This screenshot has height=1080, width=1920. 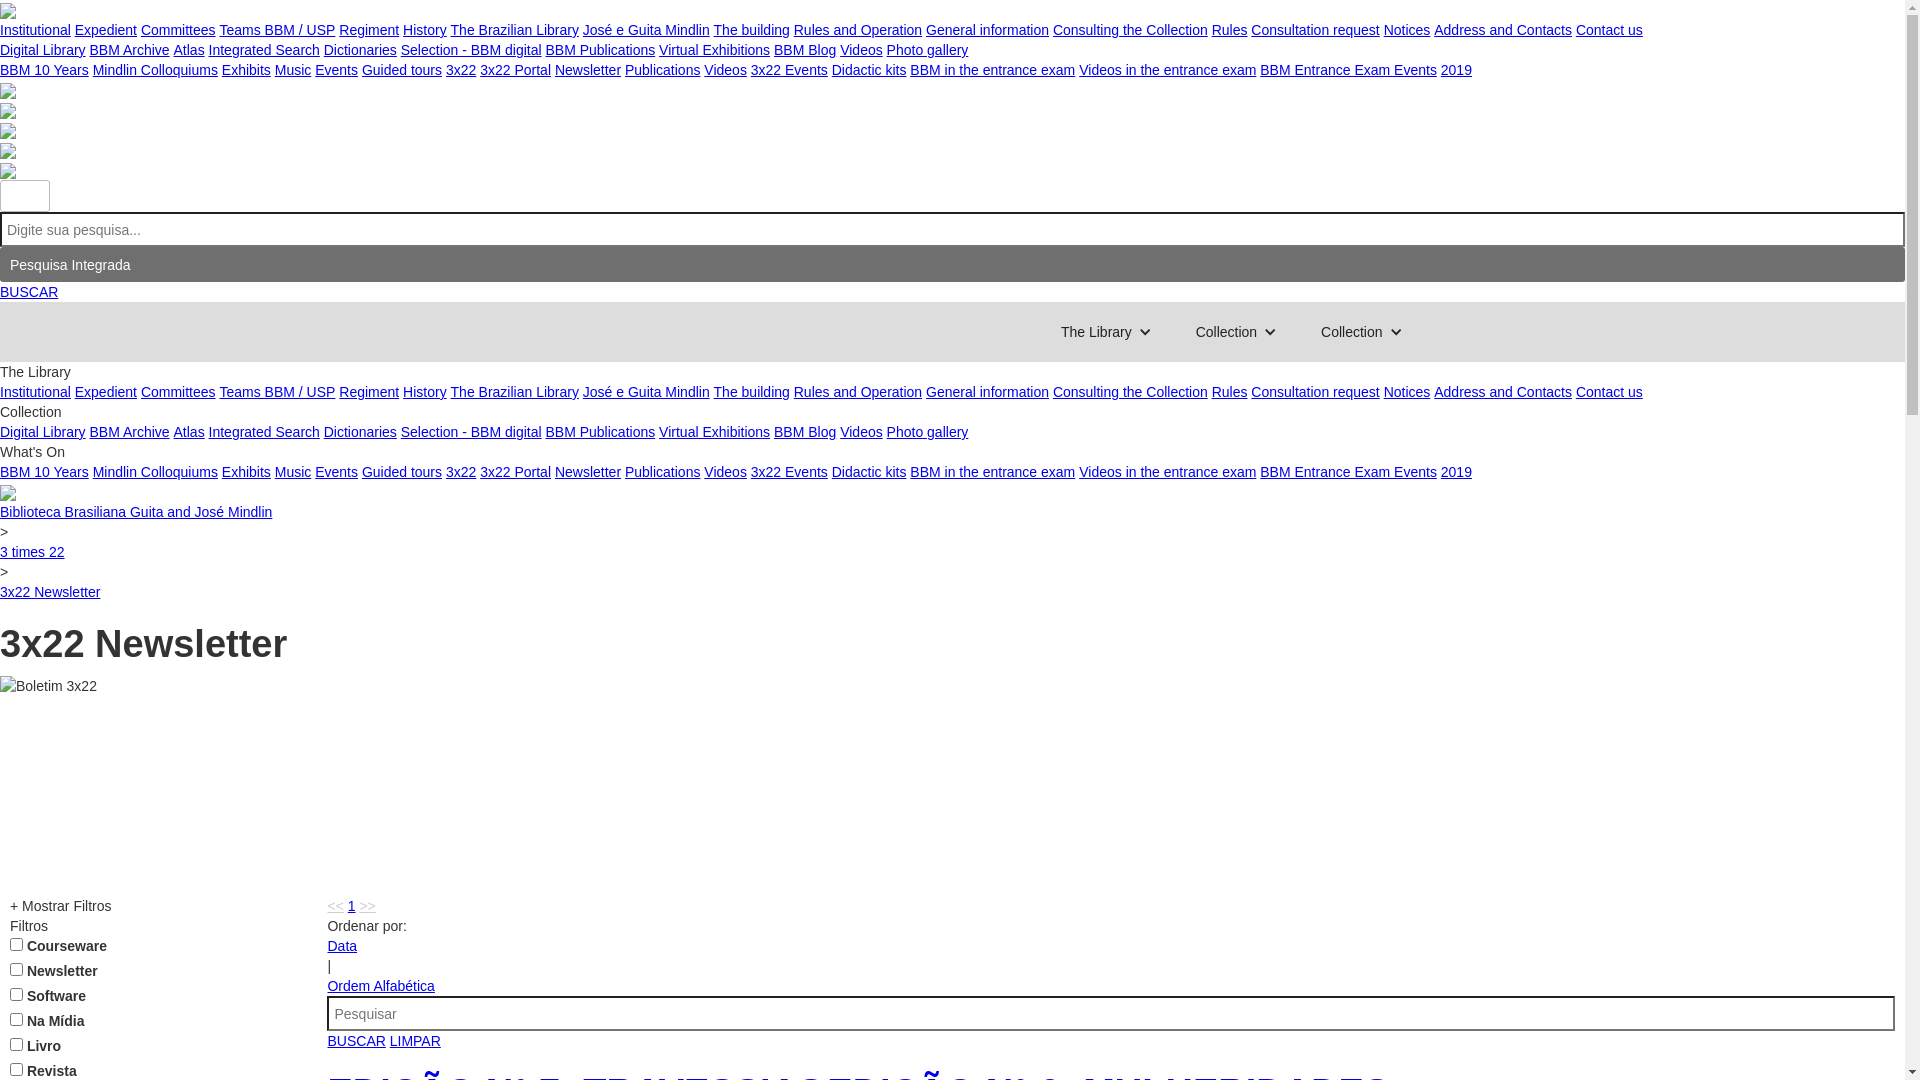 What do you see at coordinates (459, 471) in the screenshot?
I see `'3x22'` at bounding box center [459, 471].